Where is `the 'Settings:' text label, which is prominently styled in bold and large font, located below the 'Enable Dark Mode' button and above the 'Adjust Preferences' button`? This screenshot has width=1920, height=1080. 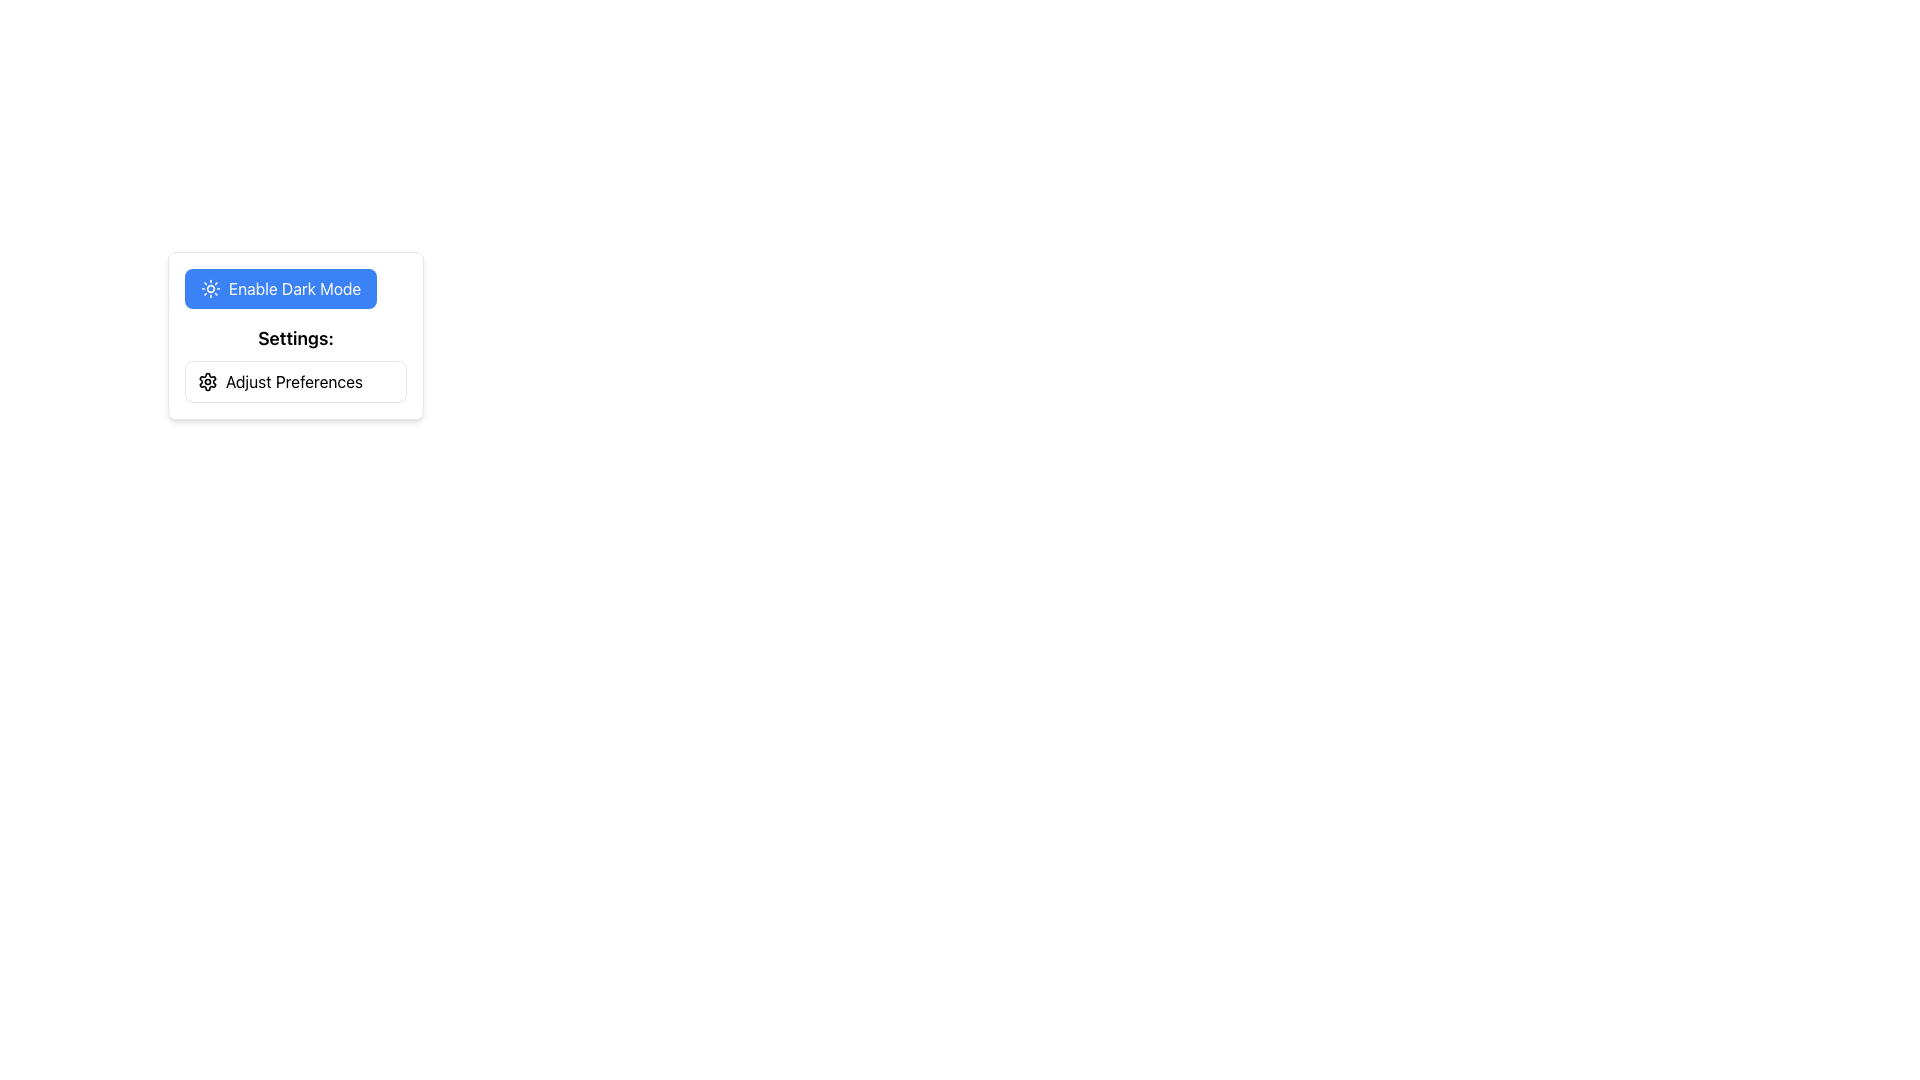 the 'Settings:' text label, which is prominently styled in bold and large font, located below the 'Enable Dark Mode' button and above the 'Adjust Preferences' button is located at coordinates (295, 338).